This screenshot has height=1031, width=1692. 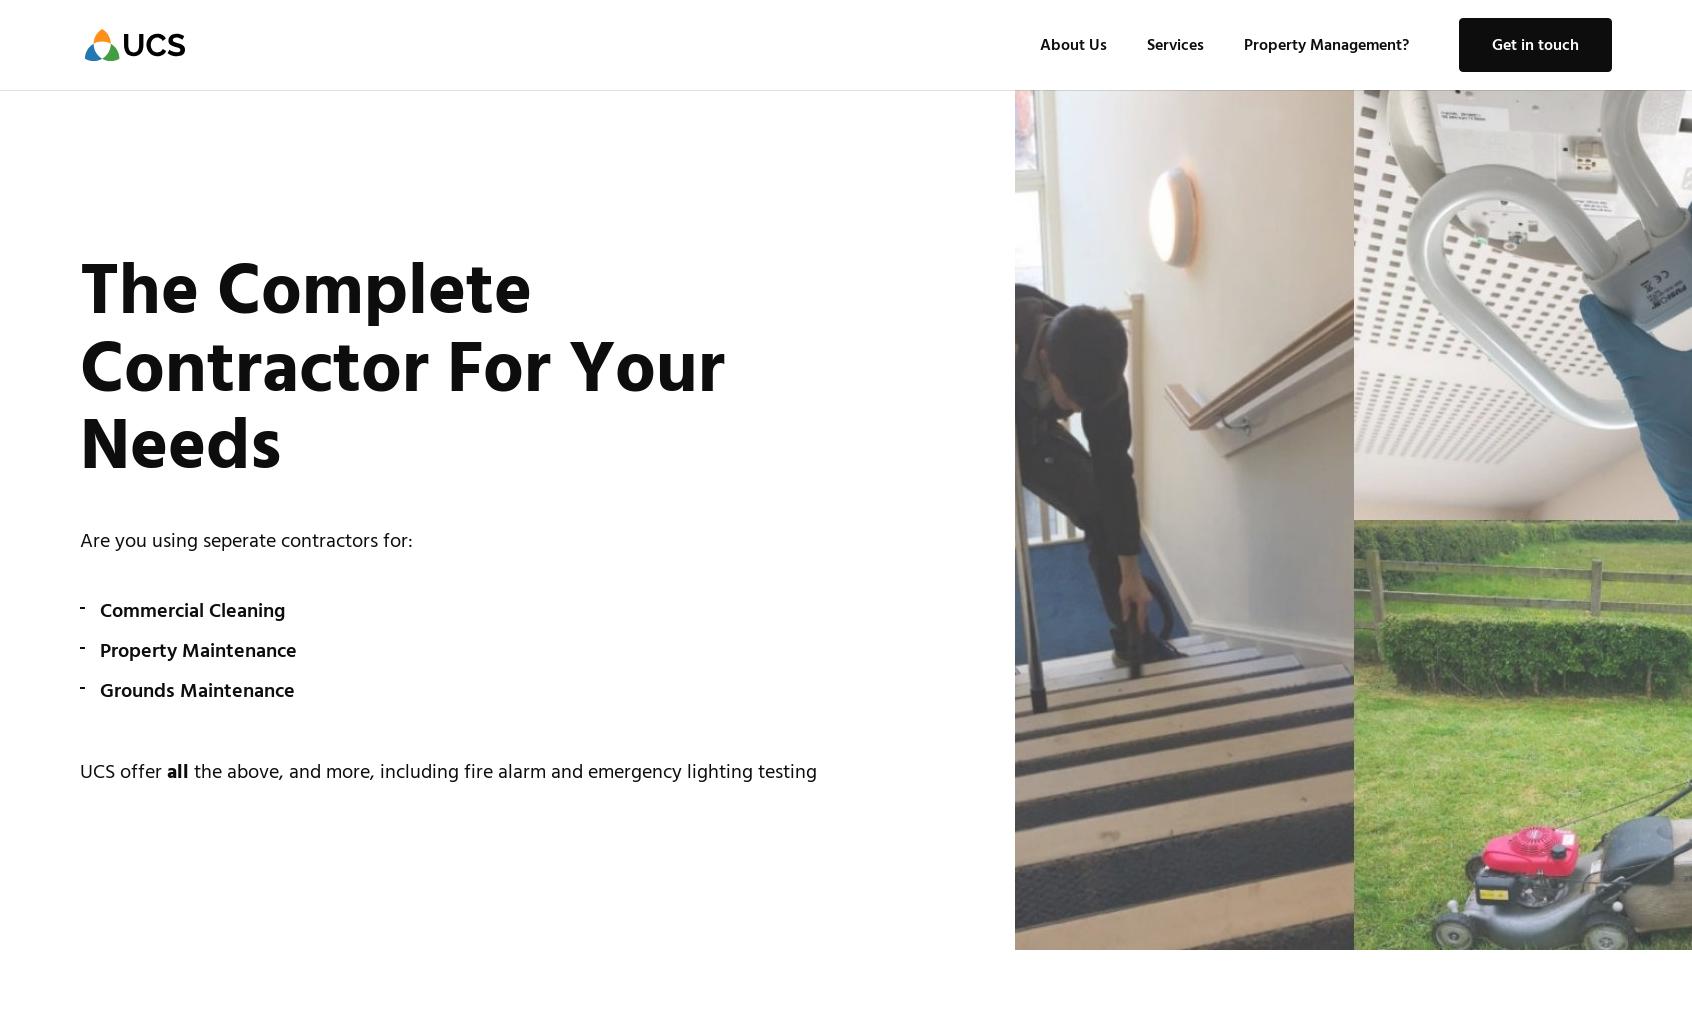 What do you see at coordinates (196, 690) in the screenshot?
I see `'Grounds Maintenance'` at bounding box center [196, 690].